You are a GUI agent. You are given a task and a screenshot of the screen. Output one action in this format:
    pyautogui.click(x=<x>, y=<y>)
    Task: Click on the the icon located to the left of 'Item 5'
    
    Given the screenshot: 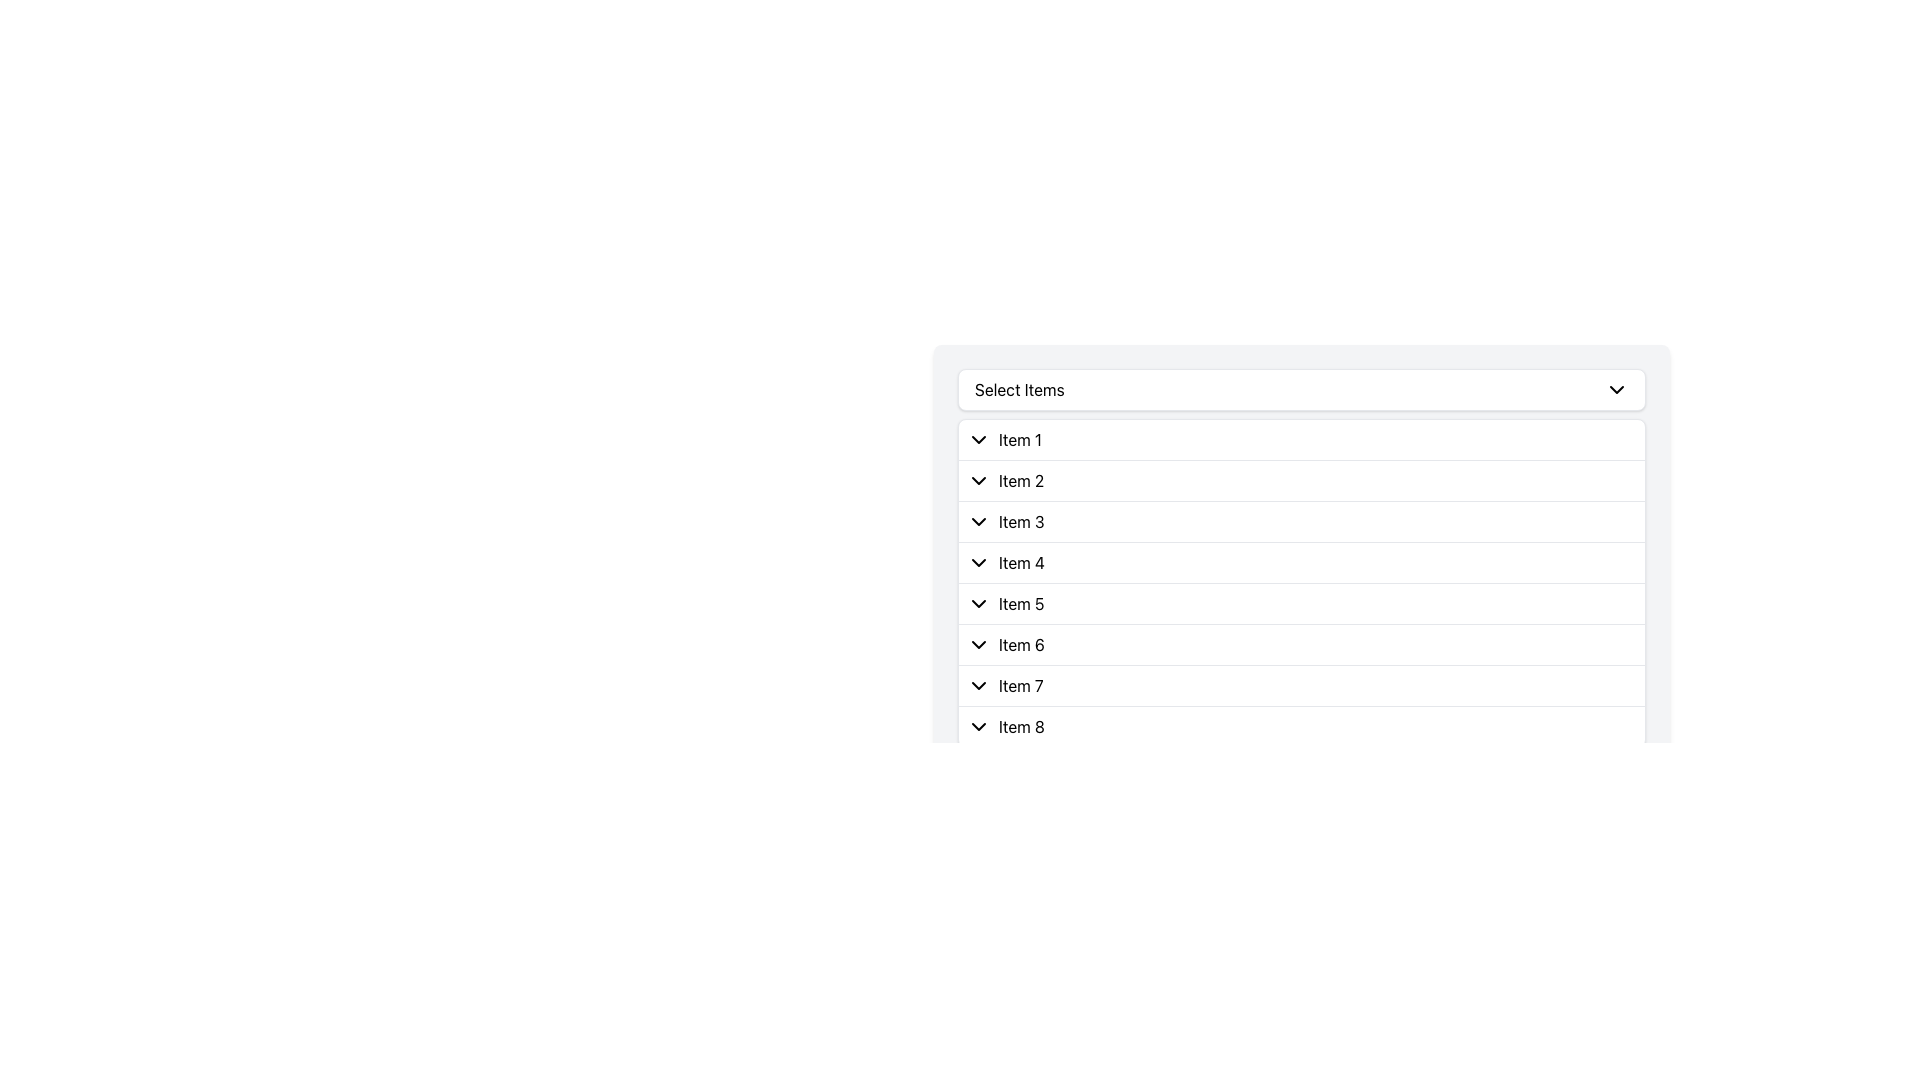 What is the action you would take?
    pyautogui.click(x=979, y=603)
    